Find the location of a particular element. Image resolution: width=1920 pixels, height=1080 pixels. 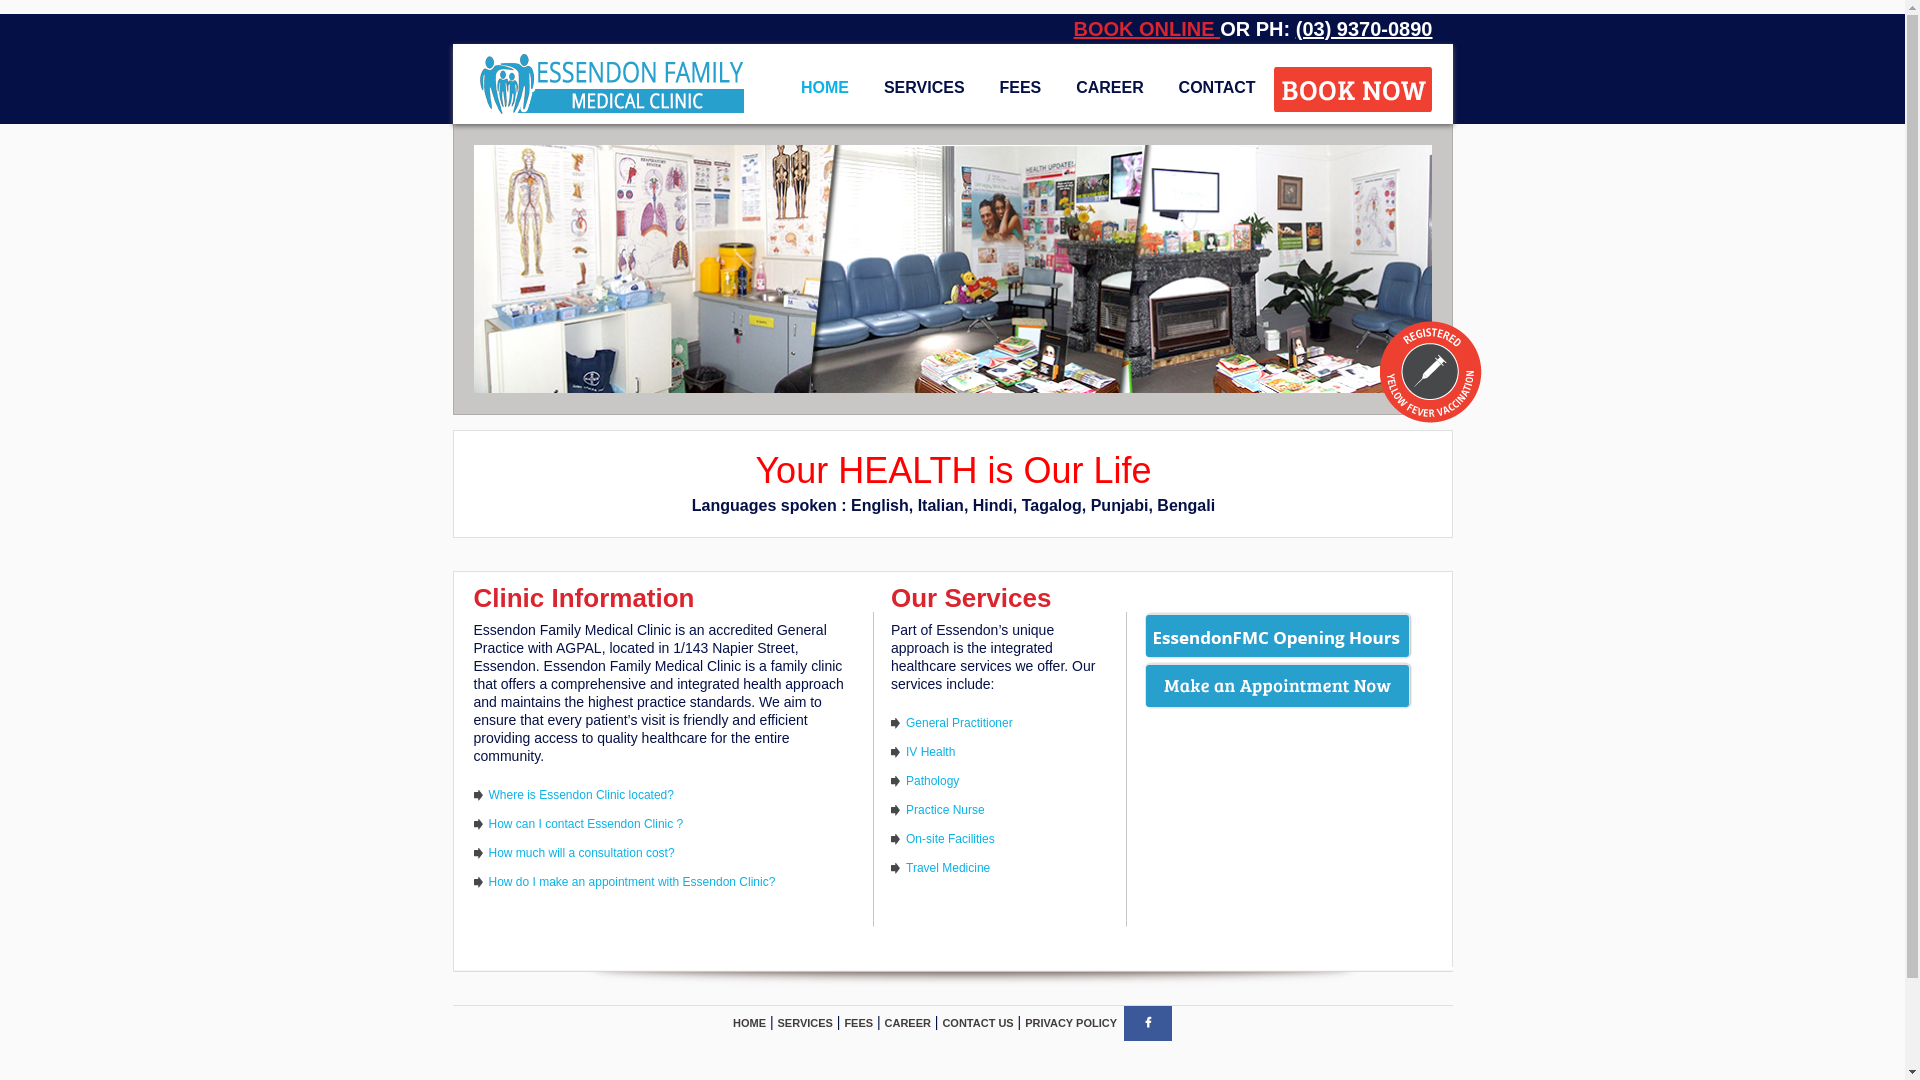

'PRIVACY POLICY' is located at coordinates (1069, 1022).